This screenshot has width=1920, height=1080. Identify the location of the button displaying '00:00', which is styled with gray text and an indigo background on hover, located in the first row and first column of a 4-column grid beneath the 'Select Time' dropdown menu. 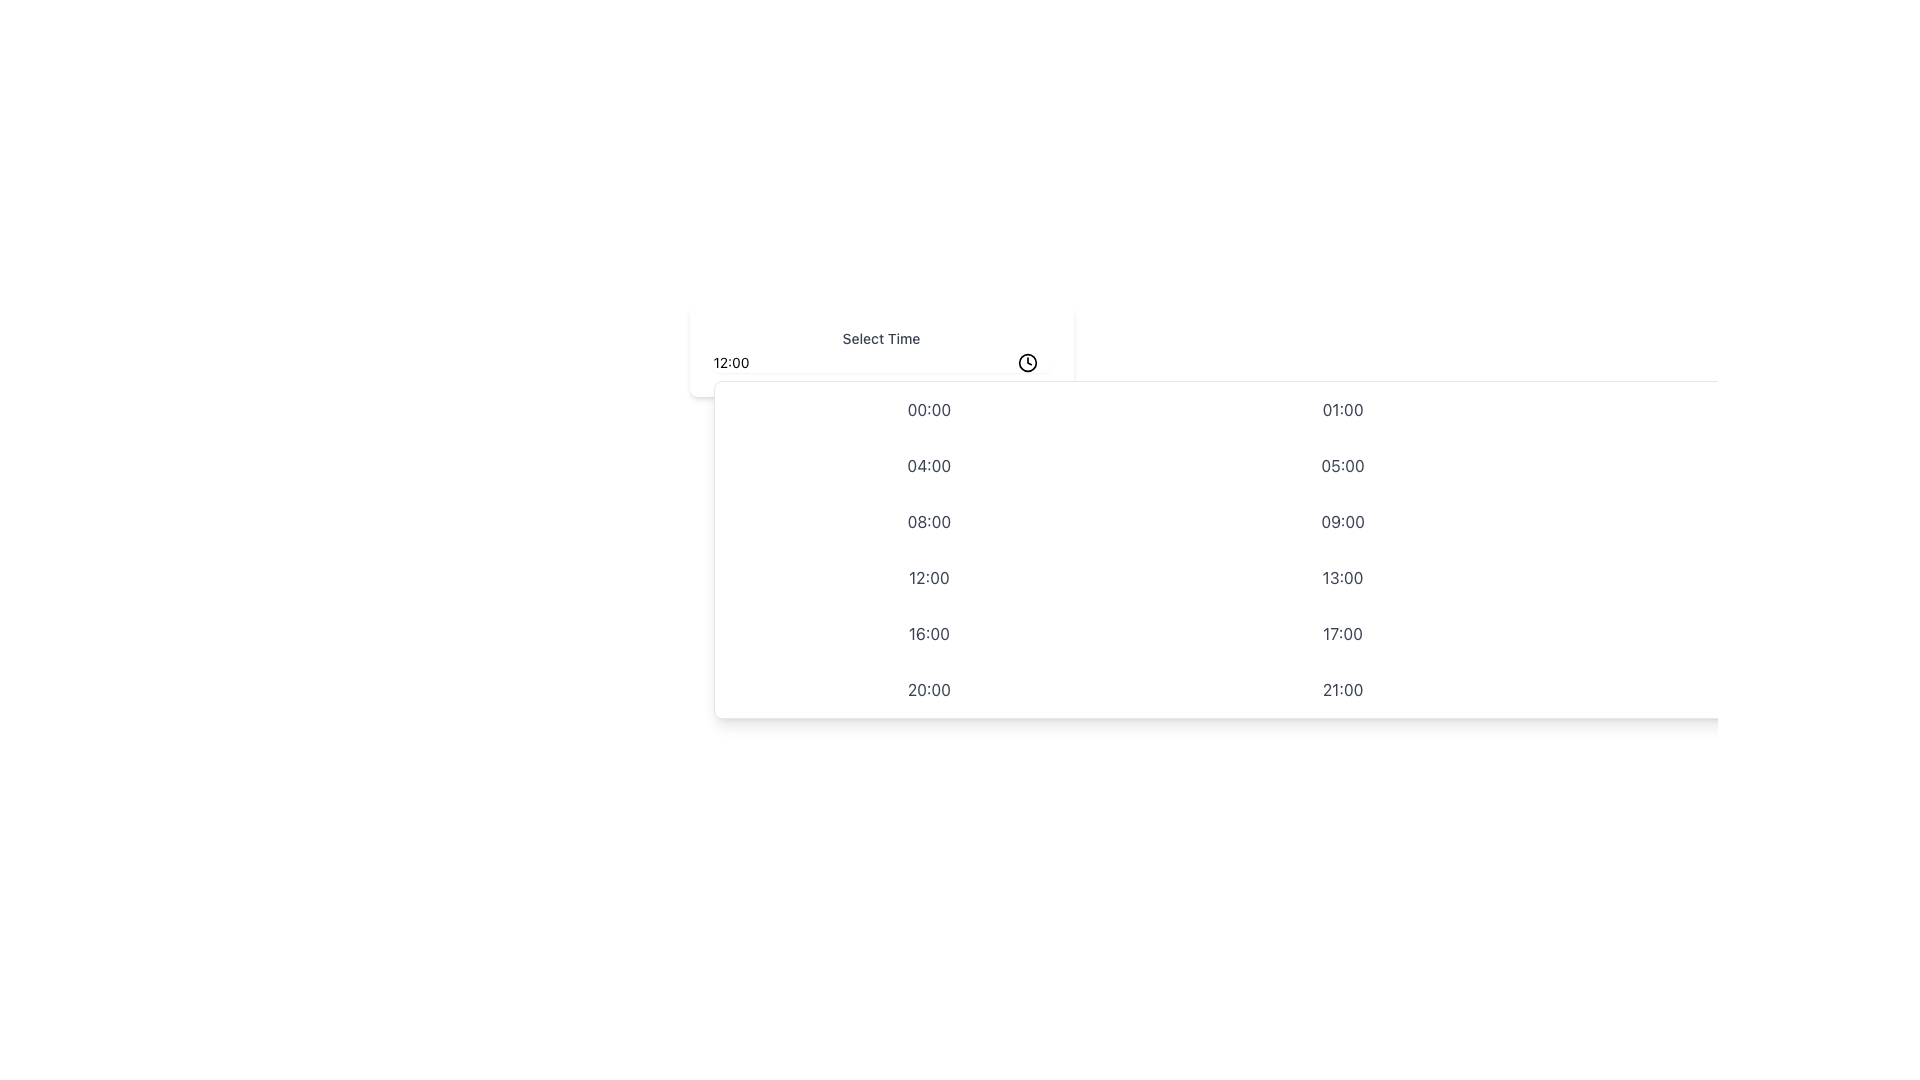
(928, 408).